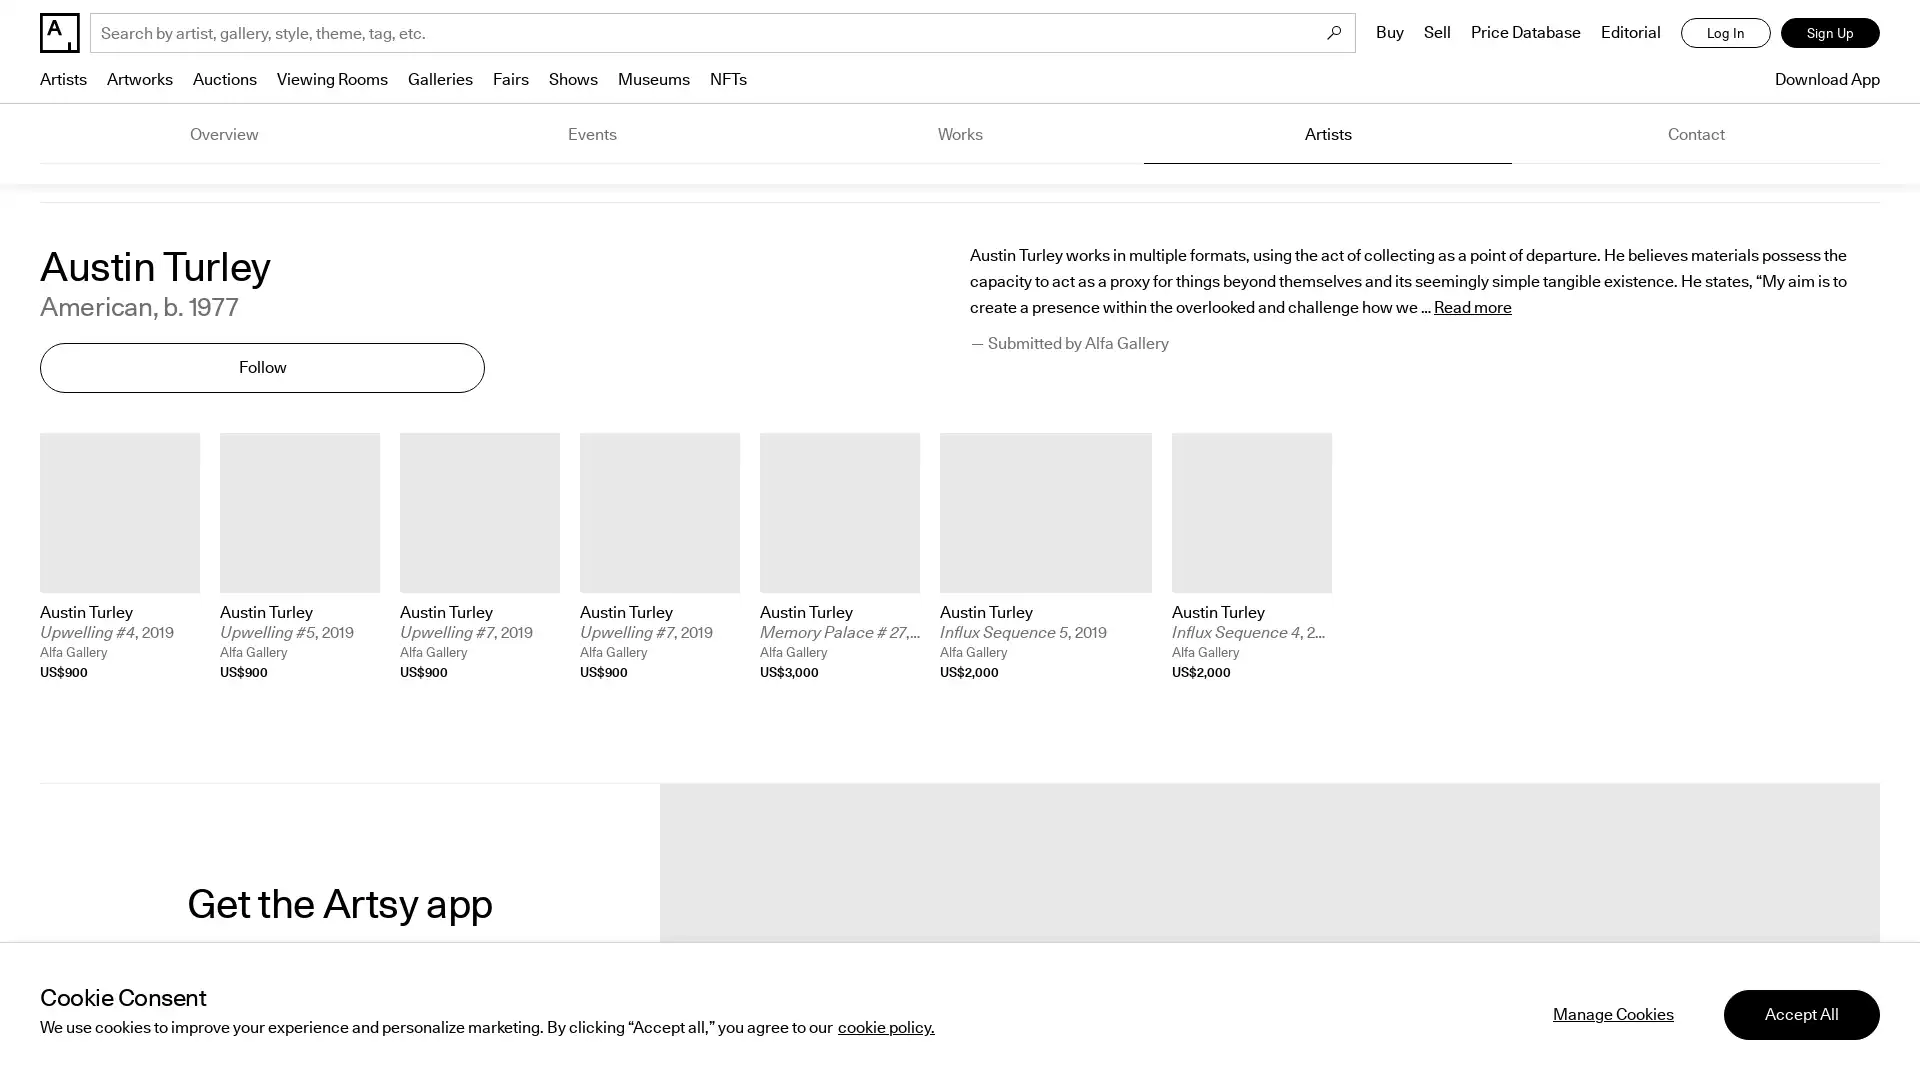 The height and width of the screenshot is (1080, 1920). What do you see at coordinates (1822, 78) in the screenshot?
I see `Download App` at bounding box center [1822, 78].